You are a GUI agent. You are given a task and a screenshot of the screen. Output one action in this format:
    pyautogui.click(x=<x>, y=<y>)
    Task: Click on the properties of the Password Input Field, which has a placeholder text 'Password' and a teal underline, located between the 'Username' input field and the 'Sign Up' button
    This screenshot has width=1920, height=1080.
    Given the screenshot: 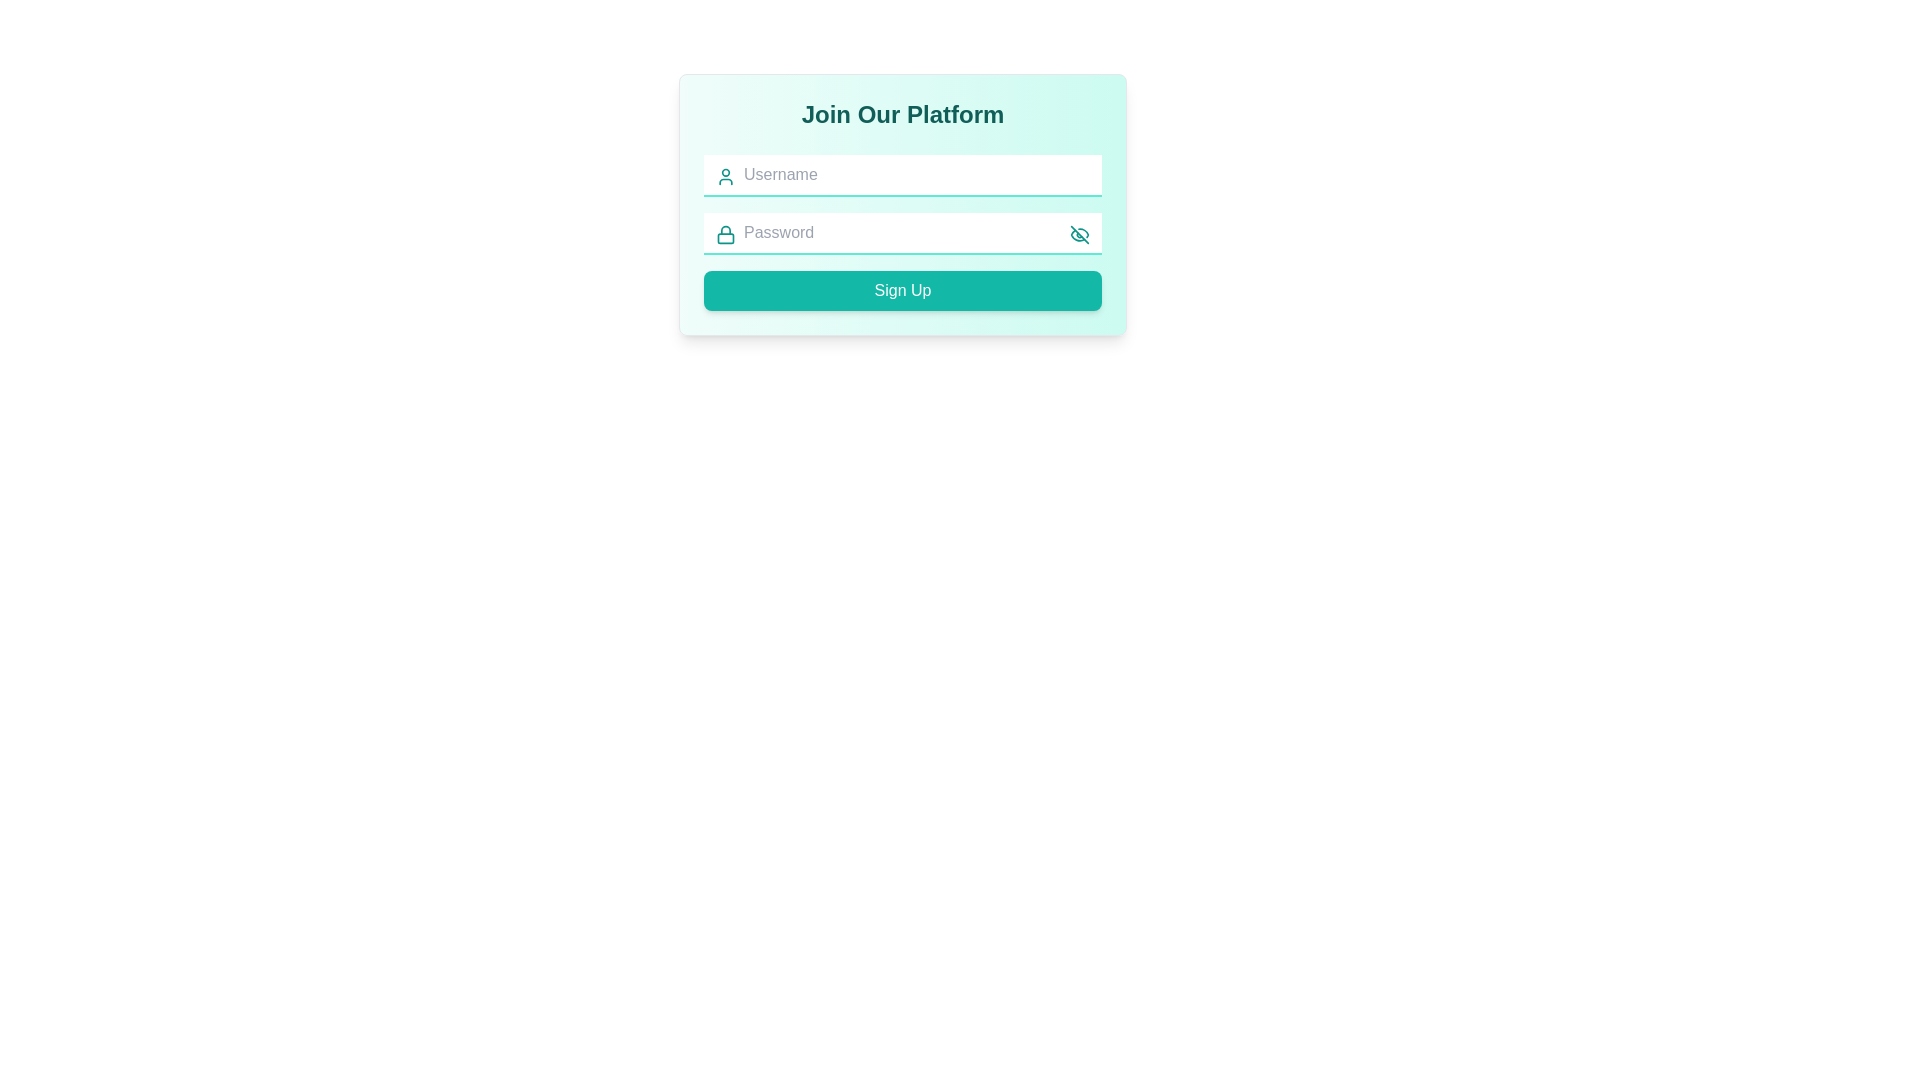 What is the action you would take?
    pyautogui.click(x=901, y=233)
    